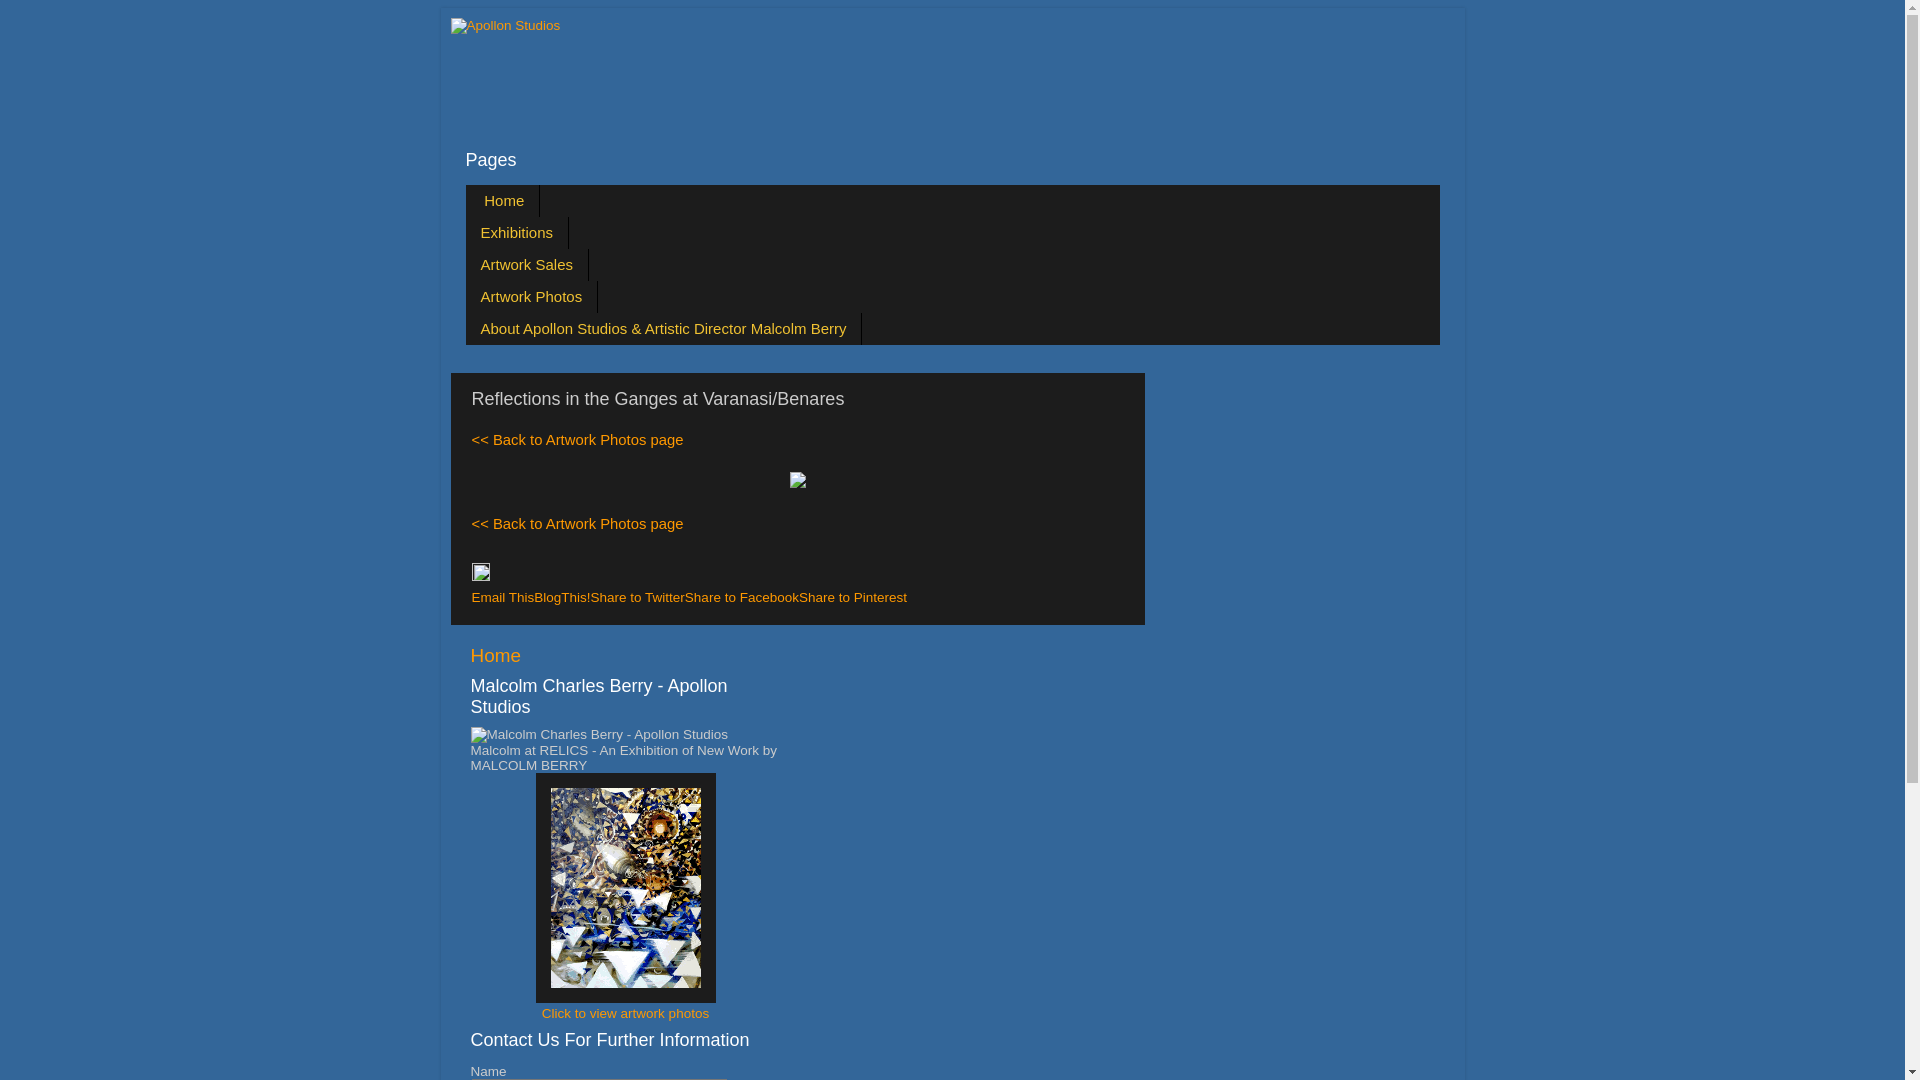  I want to click on 'Home', so click(503, 200).